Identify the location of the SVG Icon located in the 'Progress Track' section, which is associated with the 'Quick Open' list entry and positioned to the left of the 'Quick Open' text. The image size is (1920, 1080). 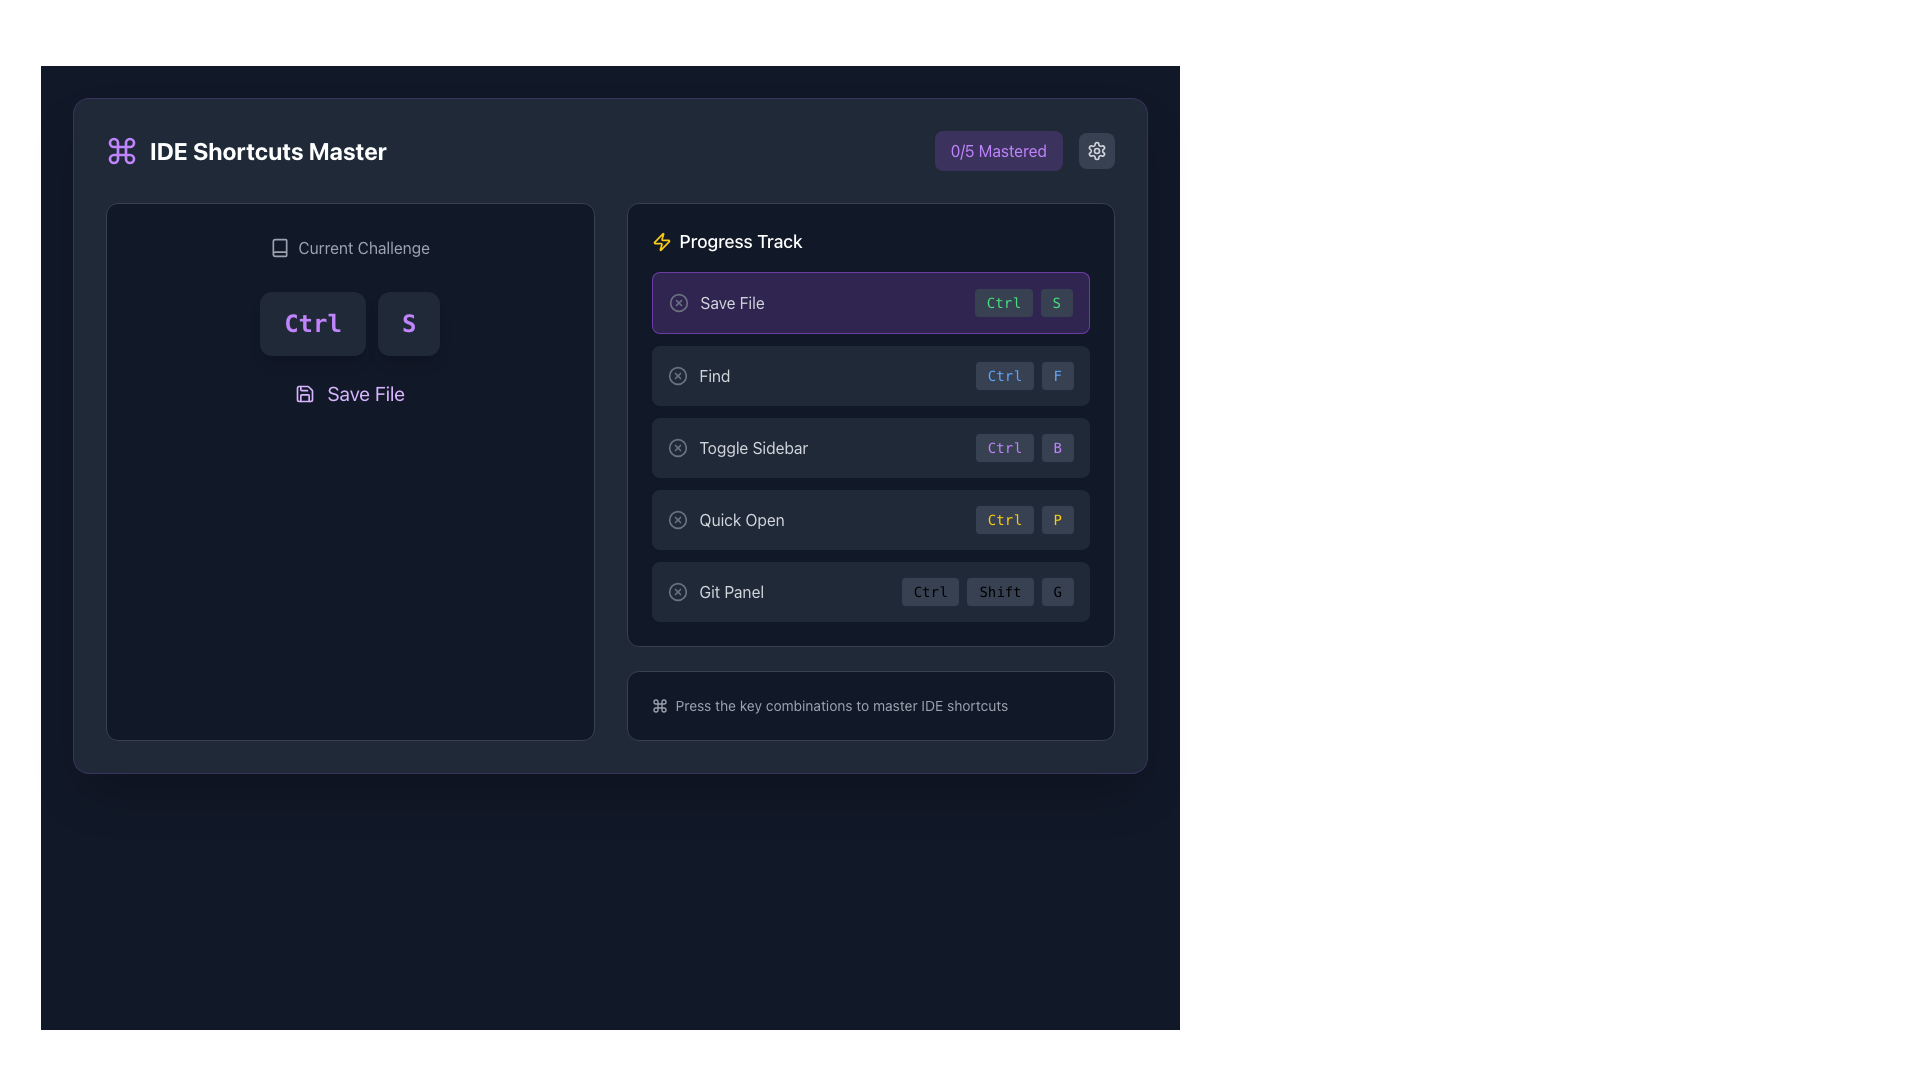
(677, 519).